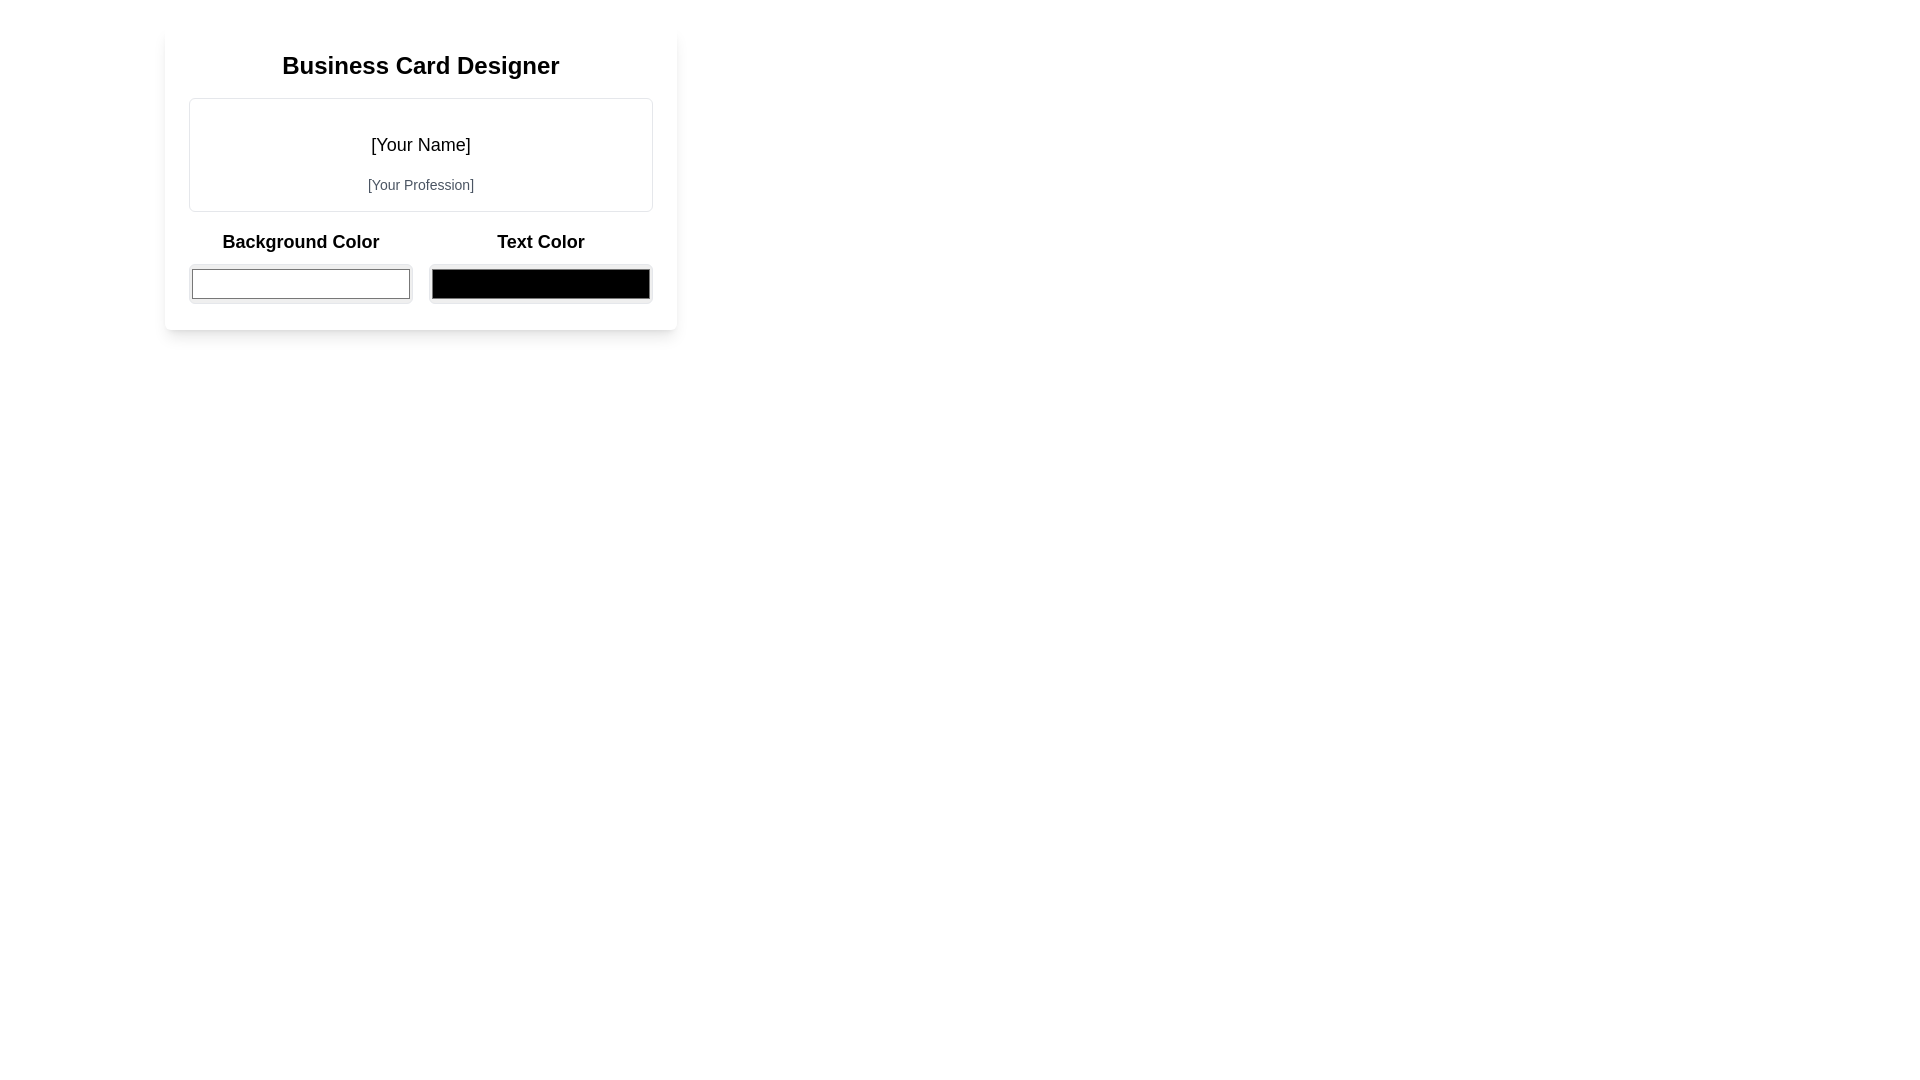 The height and width of the screenshot is (1080, 1920). Describe the element at coordinates (420, 185) in the screenshot. I see `the static text label indicating the user's profession, which is positioned directly below the '[Your Name]' label in the business card designer interface` at that location.